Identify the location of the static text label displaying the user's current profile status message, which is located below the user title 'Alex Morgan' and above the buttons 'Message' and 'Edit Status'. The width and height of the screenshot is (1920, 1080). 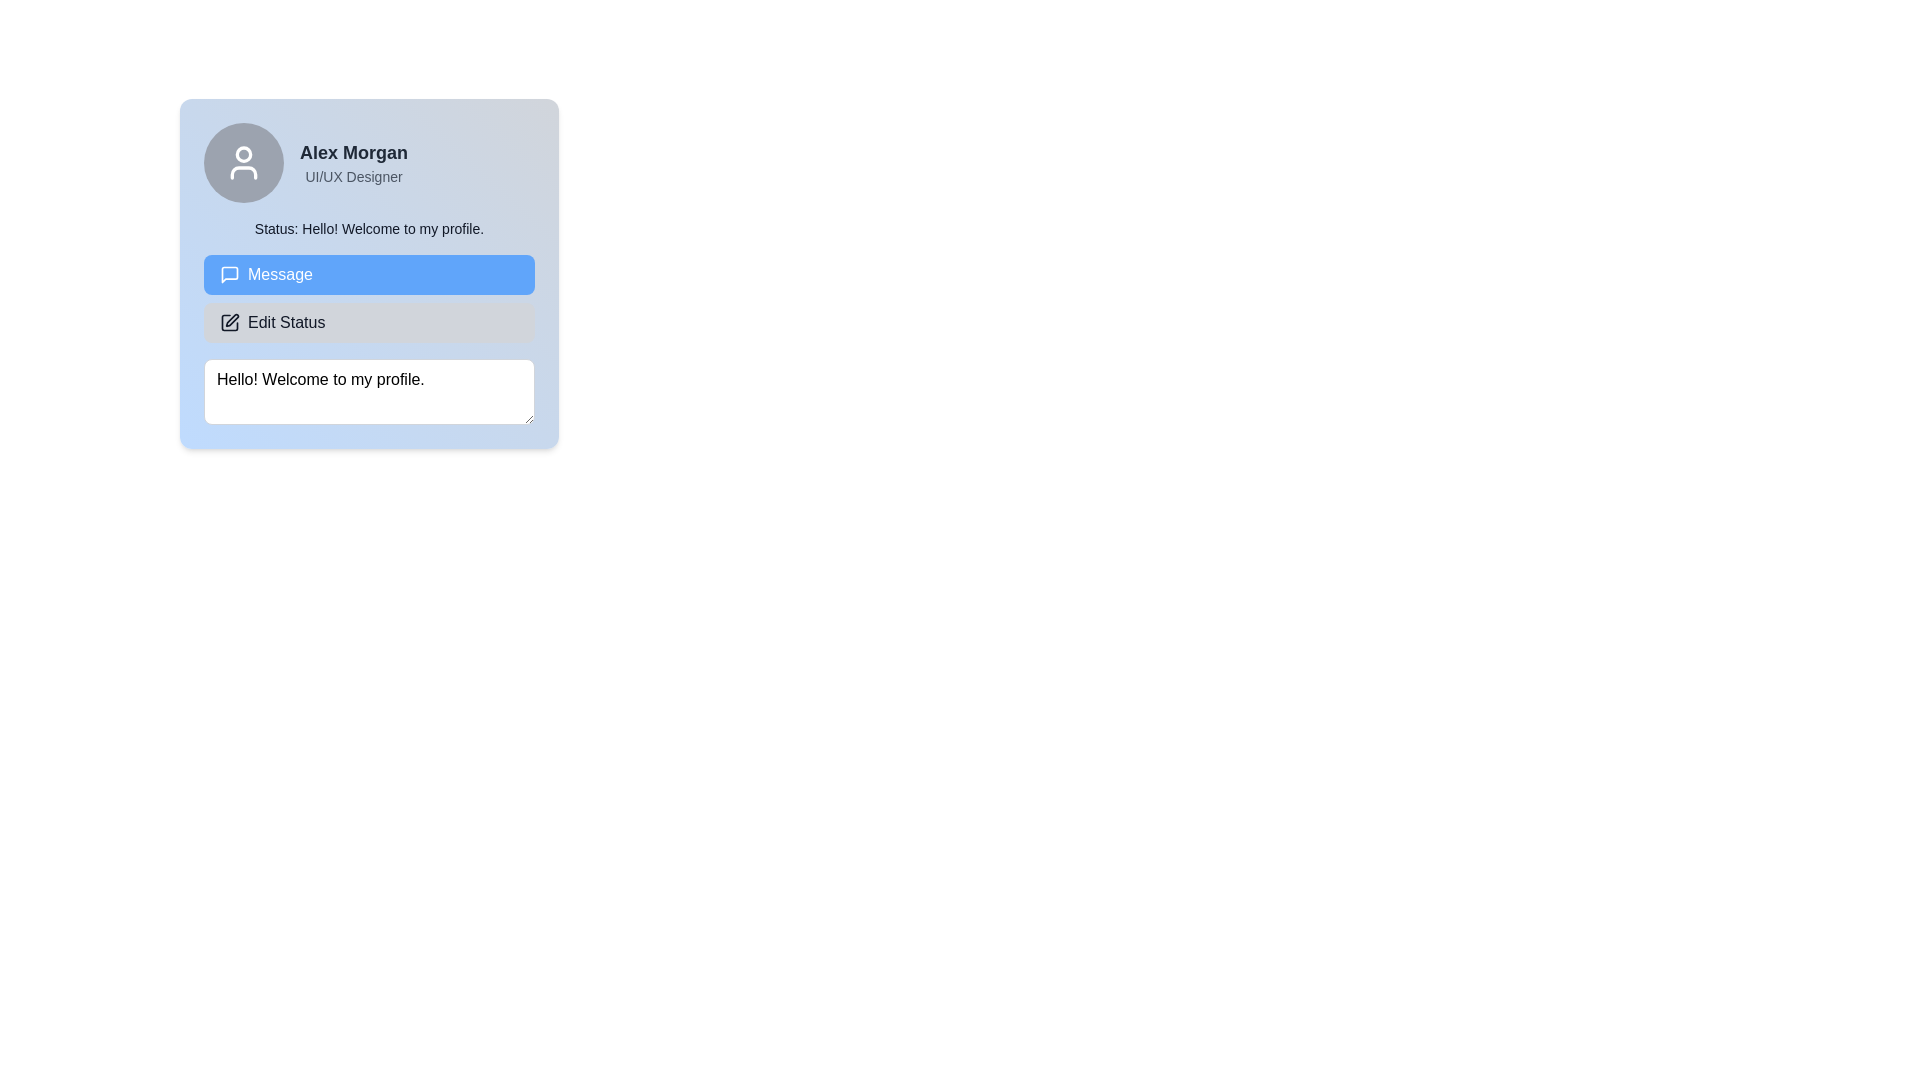
(369, 227).